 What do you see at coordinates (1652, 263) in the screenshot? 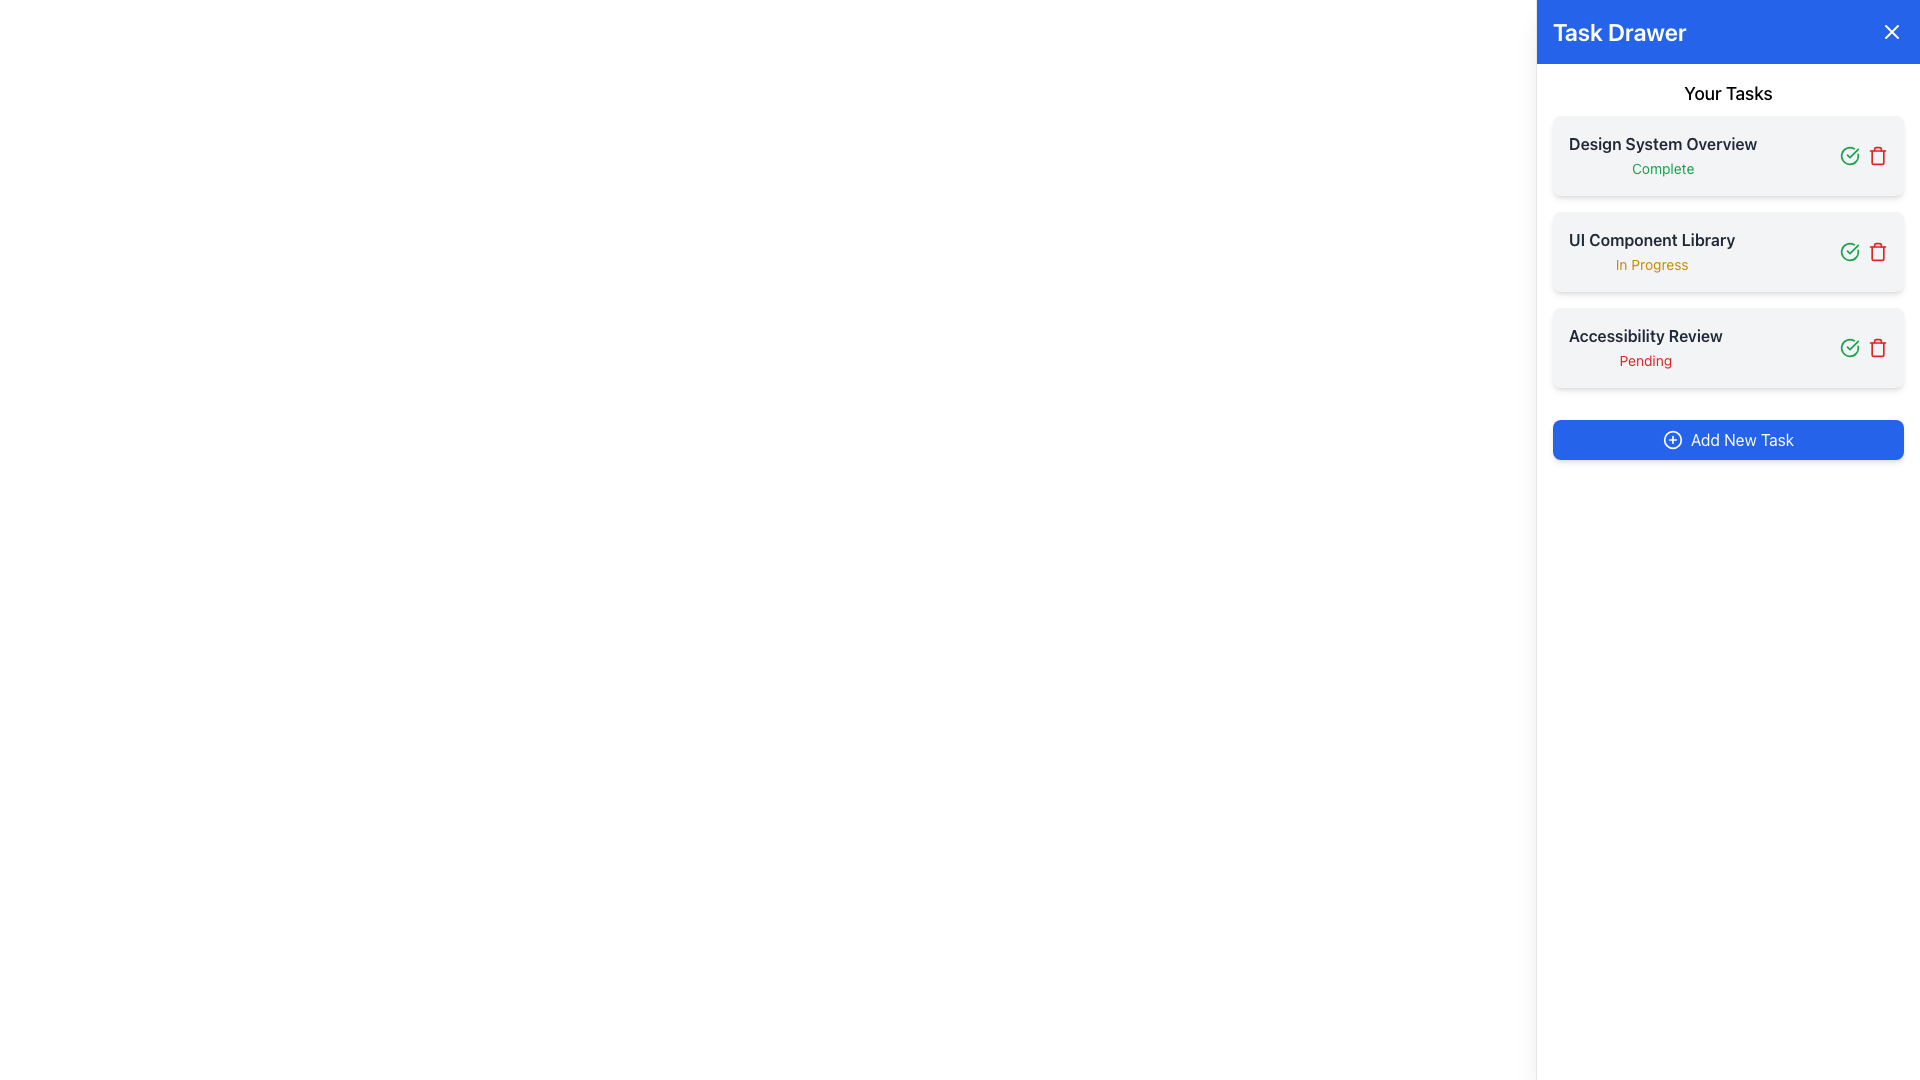
I see `the 'In Progress' status label located beneath the 'UI Component Library' within the second task item in the task list` at bounding box center [1652, 263].